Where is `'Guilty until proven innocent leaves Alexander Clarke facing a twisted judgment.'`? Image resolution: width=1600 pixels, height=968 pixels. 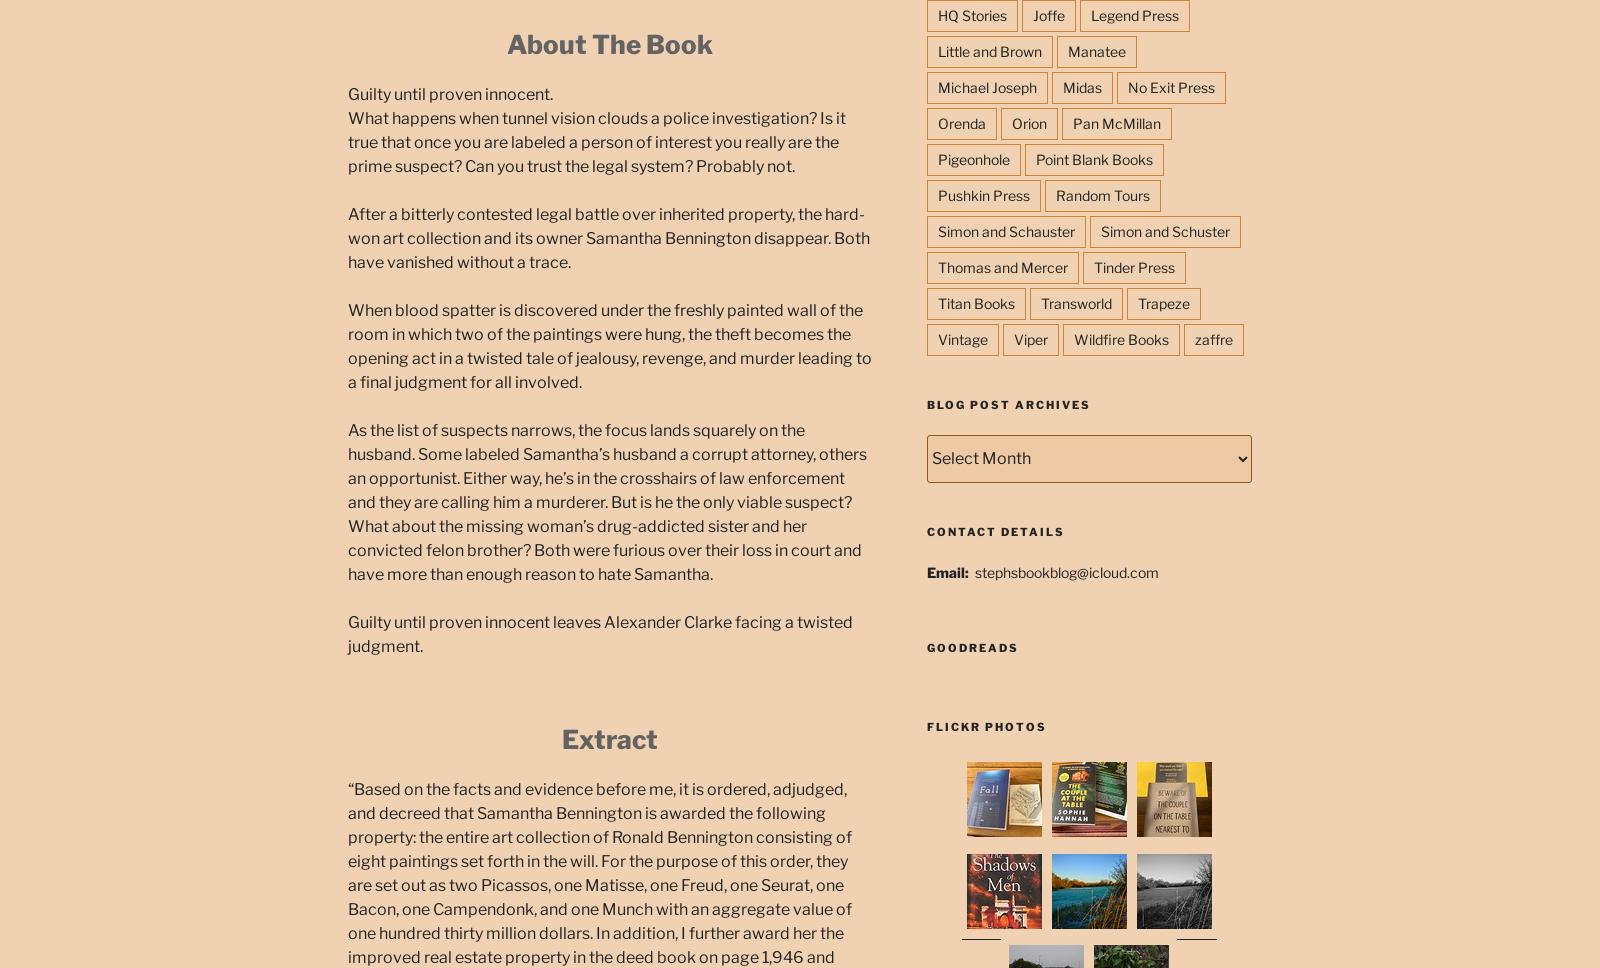
'Guilty until proven innocent leaves Alexander Clarke facing a twisted judgment.' is located at coordinates (599, 632).